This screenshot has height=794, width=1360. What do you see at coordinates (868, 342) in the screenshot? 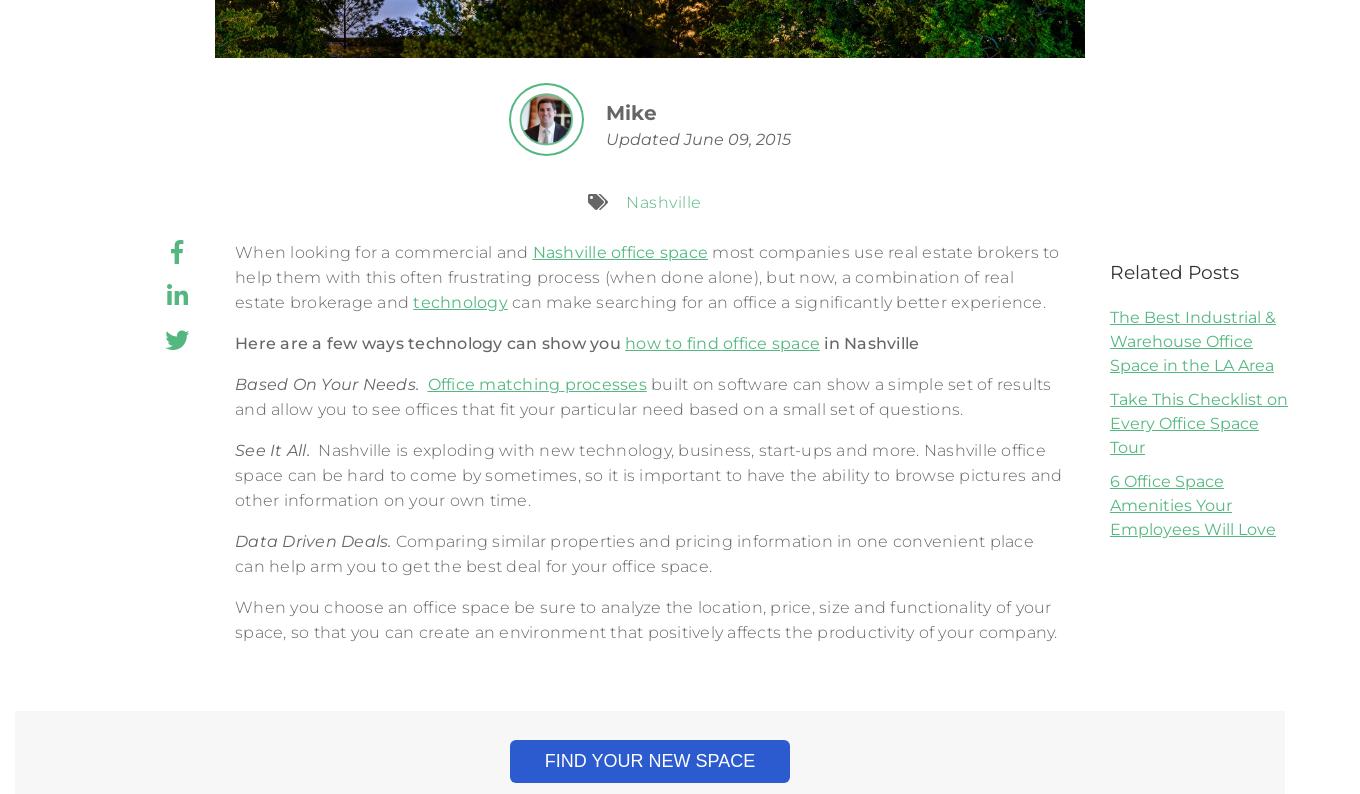
I see `'in Nashville'` at bounding box center [868, 342].